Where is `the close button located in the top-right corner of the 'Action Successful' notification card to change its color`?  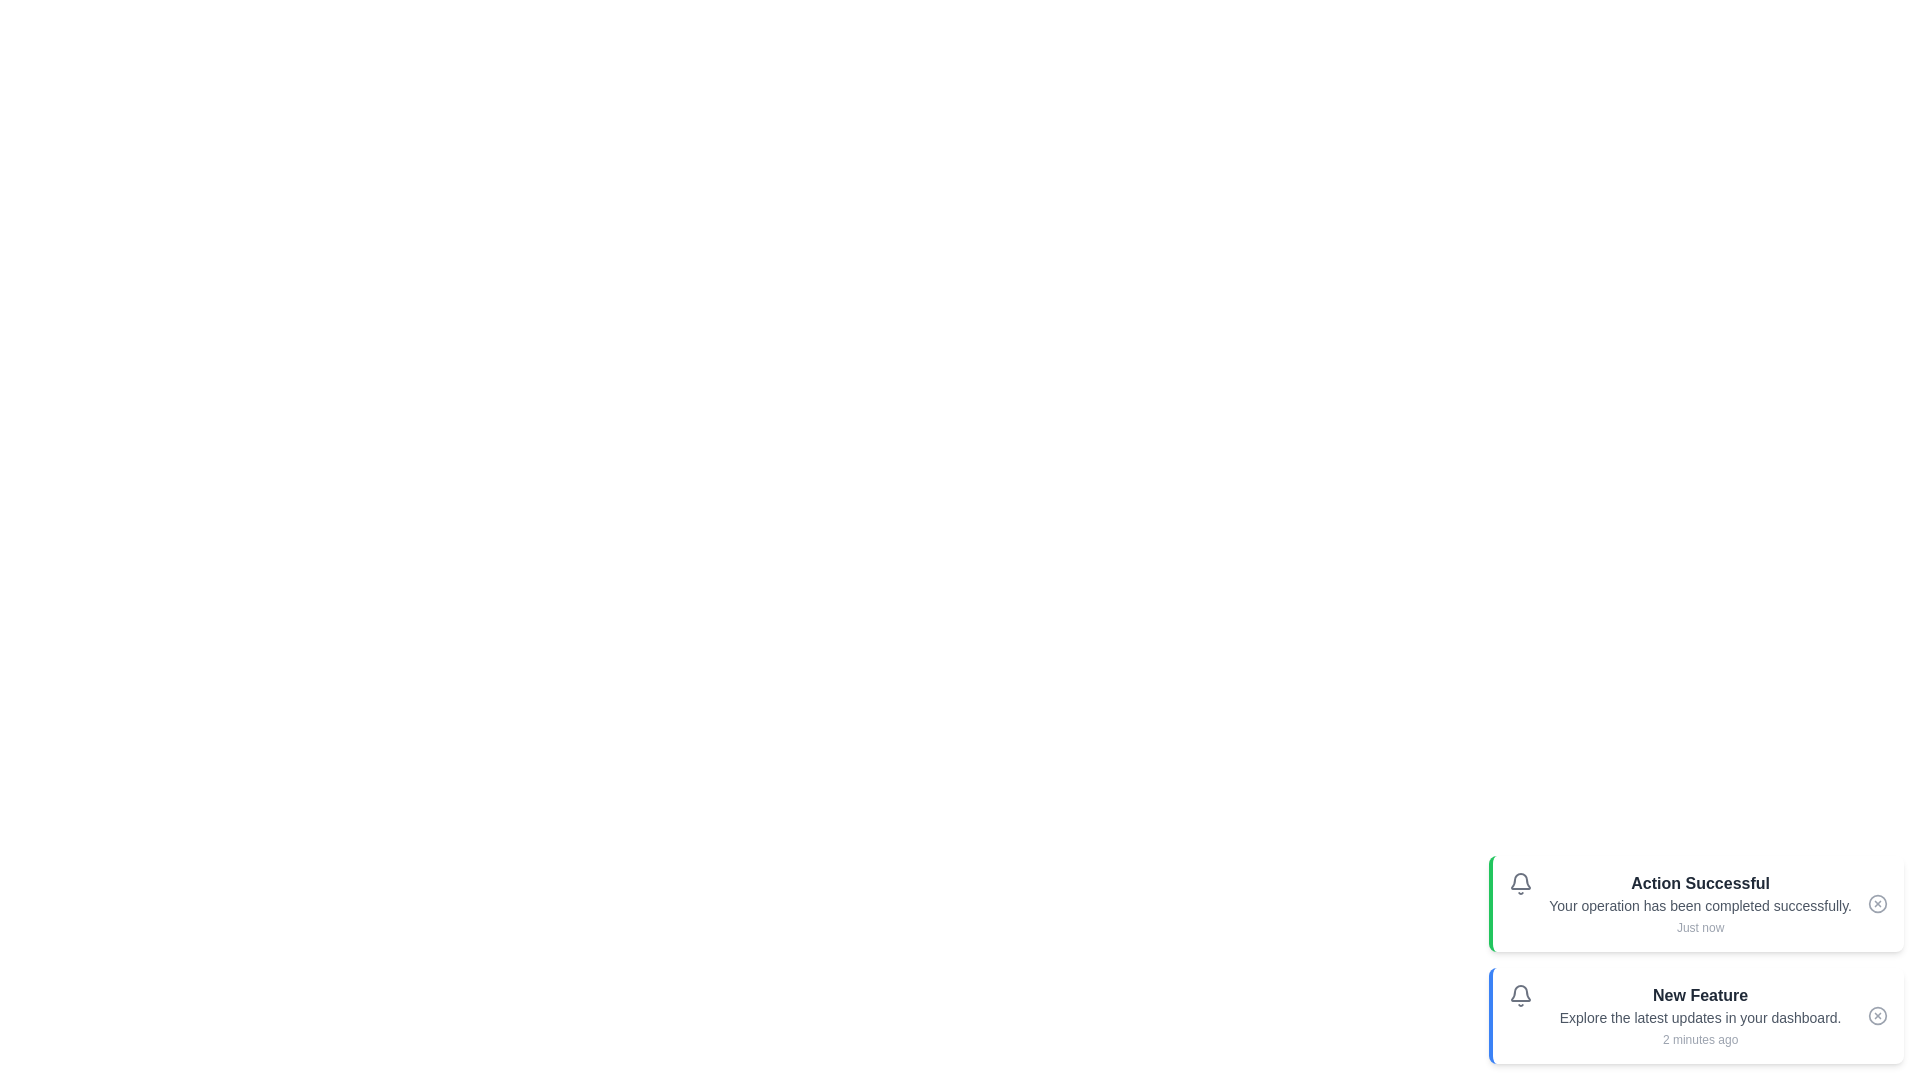 the close button located in the top-right corner of the 'Action Successful' notification card to change its color is located at coordinates (1876, 903).